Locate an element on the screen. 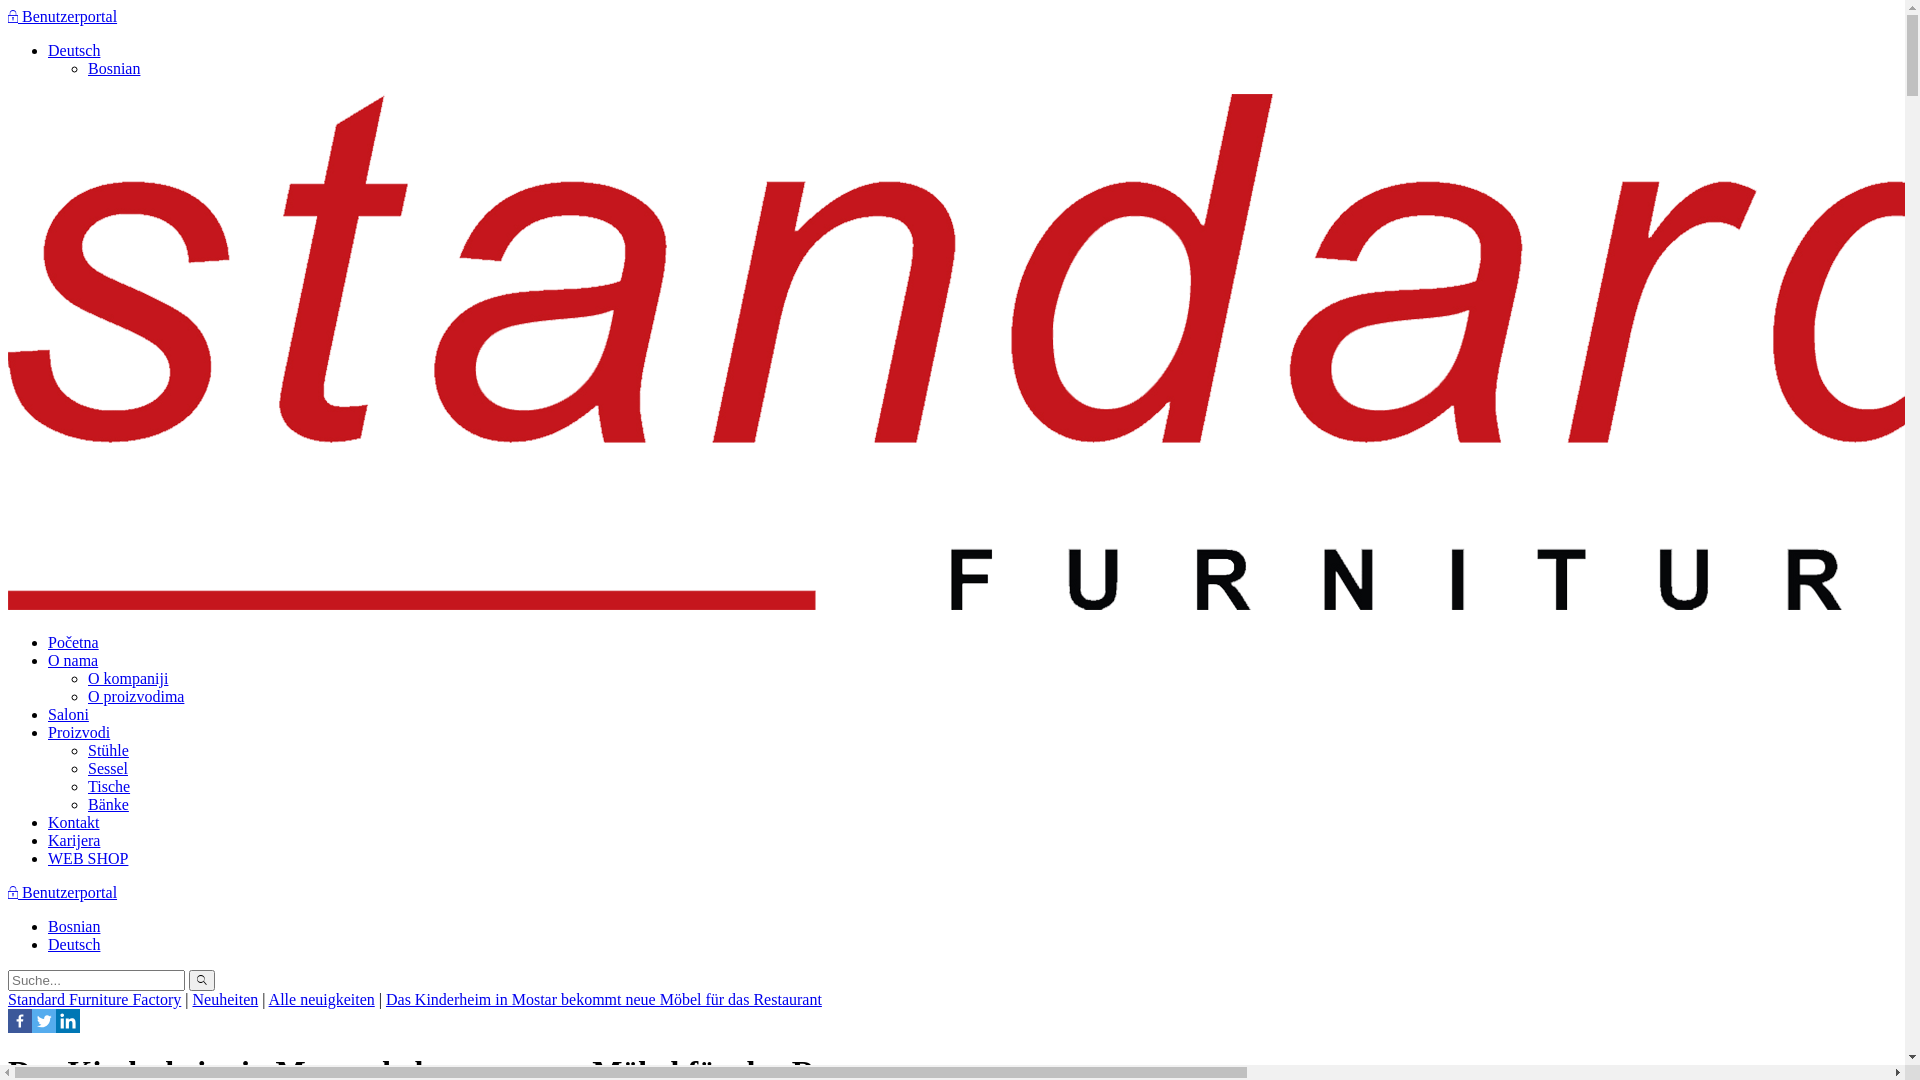 This screenshot has width=1920, height=1080. 'Tische' is located at coordinates (108, 785).